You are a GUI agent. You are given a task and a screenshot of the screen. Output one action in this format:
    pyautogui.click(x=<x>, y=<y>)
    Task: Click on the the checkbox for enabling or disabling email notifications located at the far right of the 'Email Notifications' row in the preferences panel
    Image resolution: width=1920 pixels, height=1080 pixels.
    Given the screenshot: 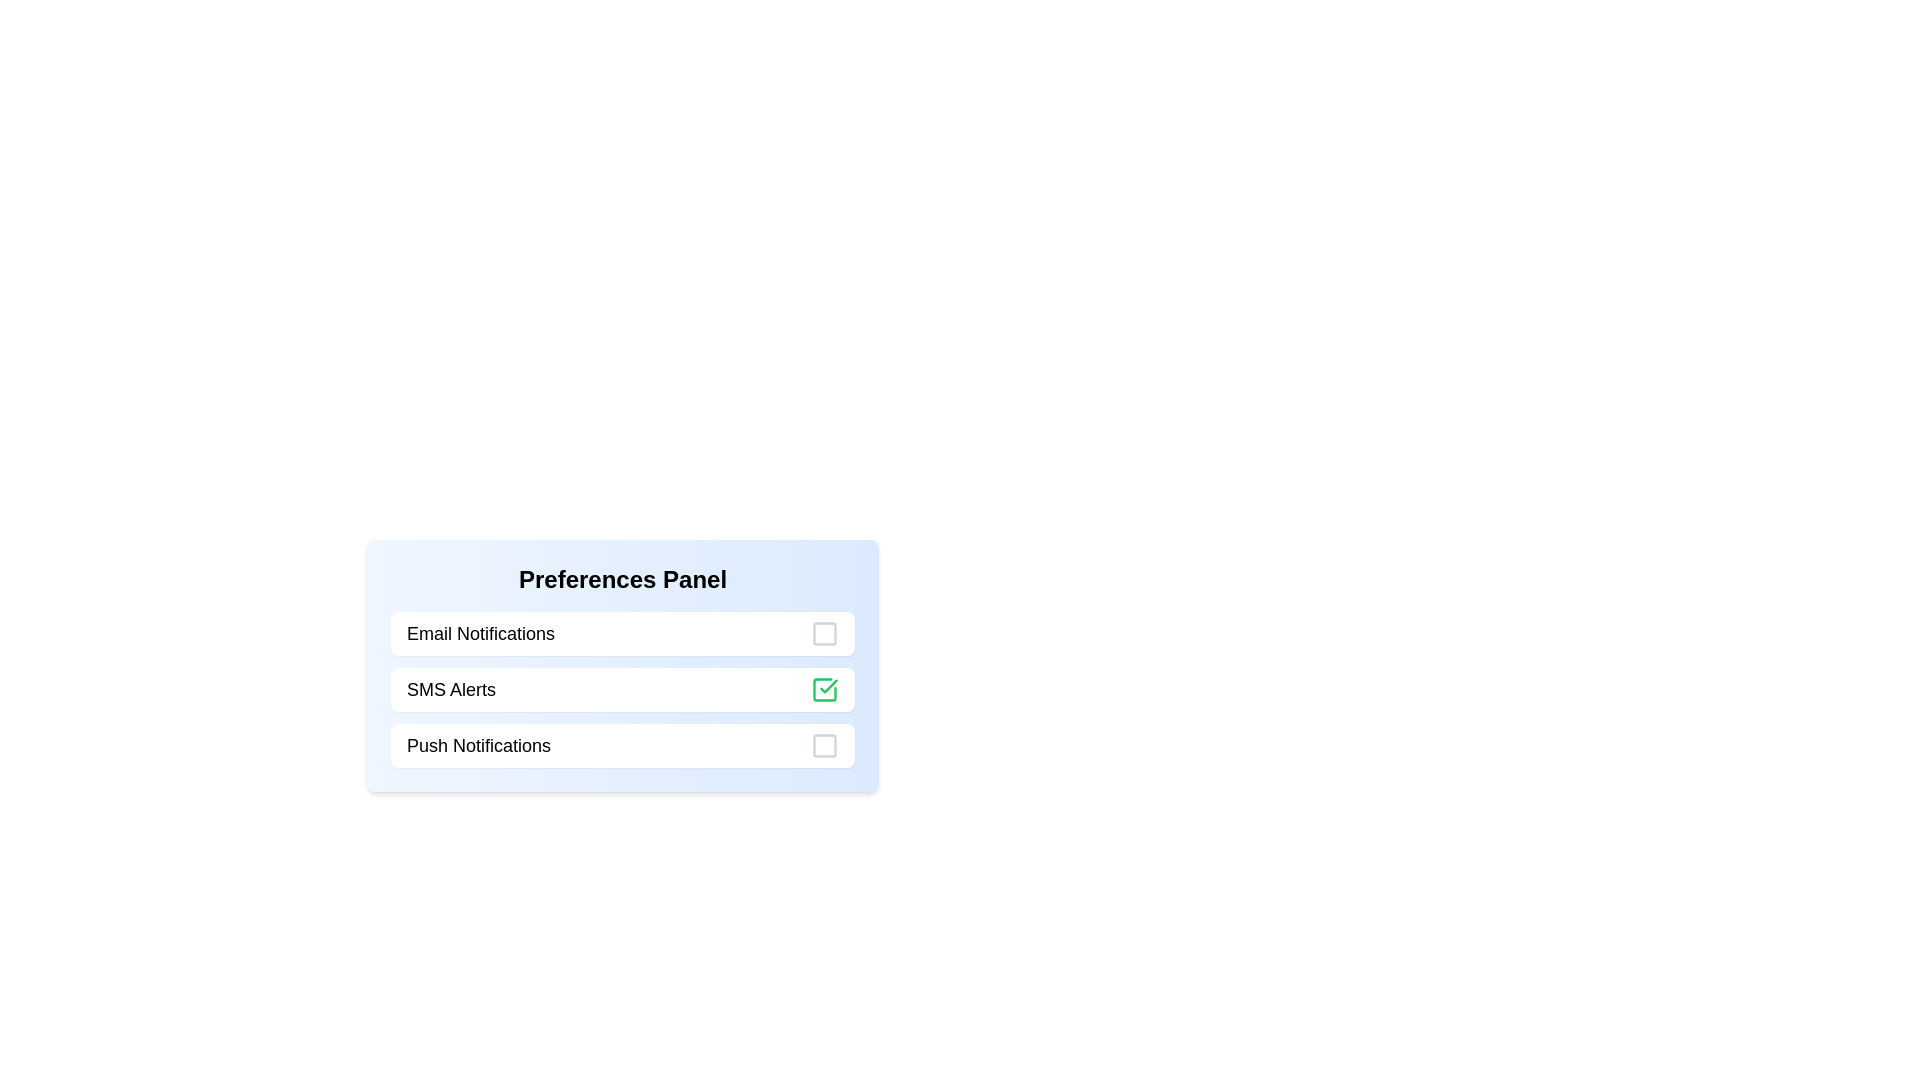 What is the action you would take?
    pyautogui.click(x=825, y=633)
    